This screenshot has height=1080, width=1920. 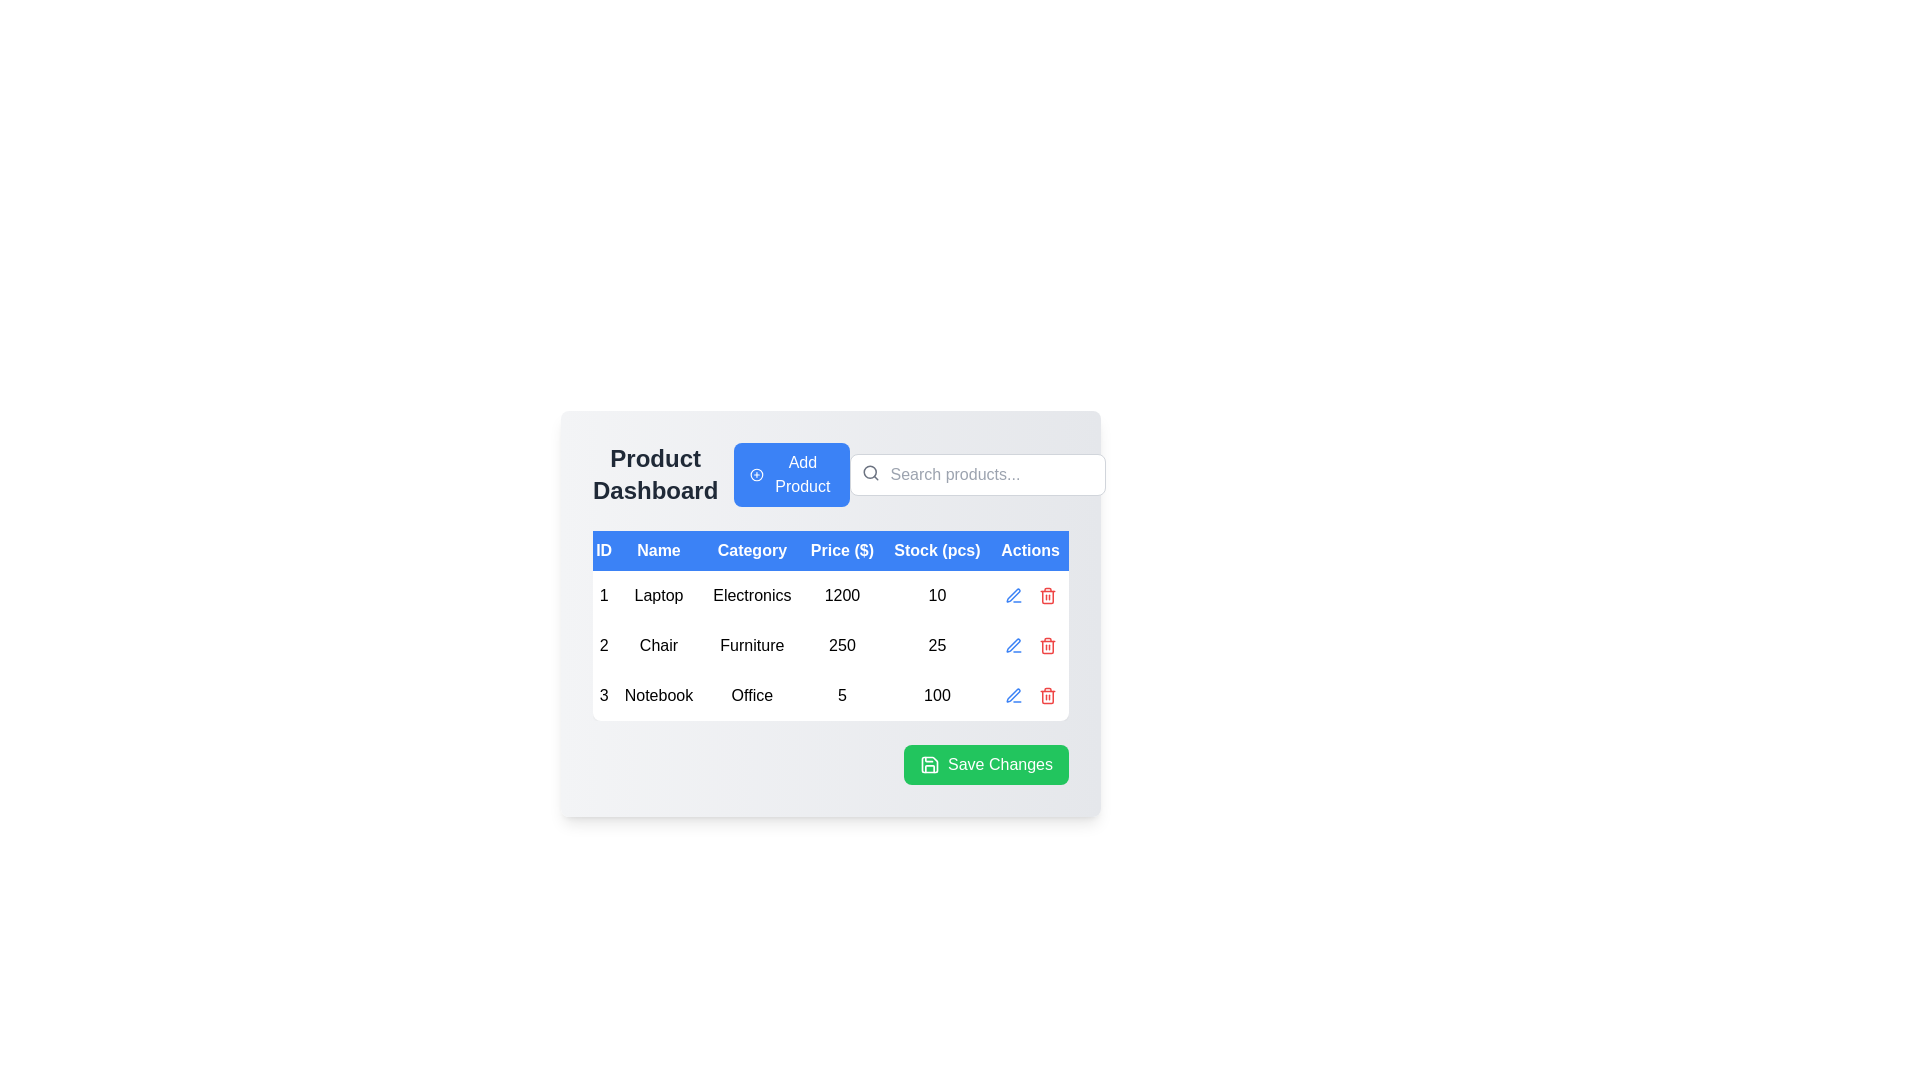 I want to click on the content of the Text Label displaying the price for the product 'Laptop' in the fourth column of the product dashboard table, so click(x=842, y=595).